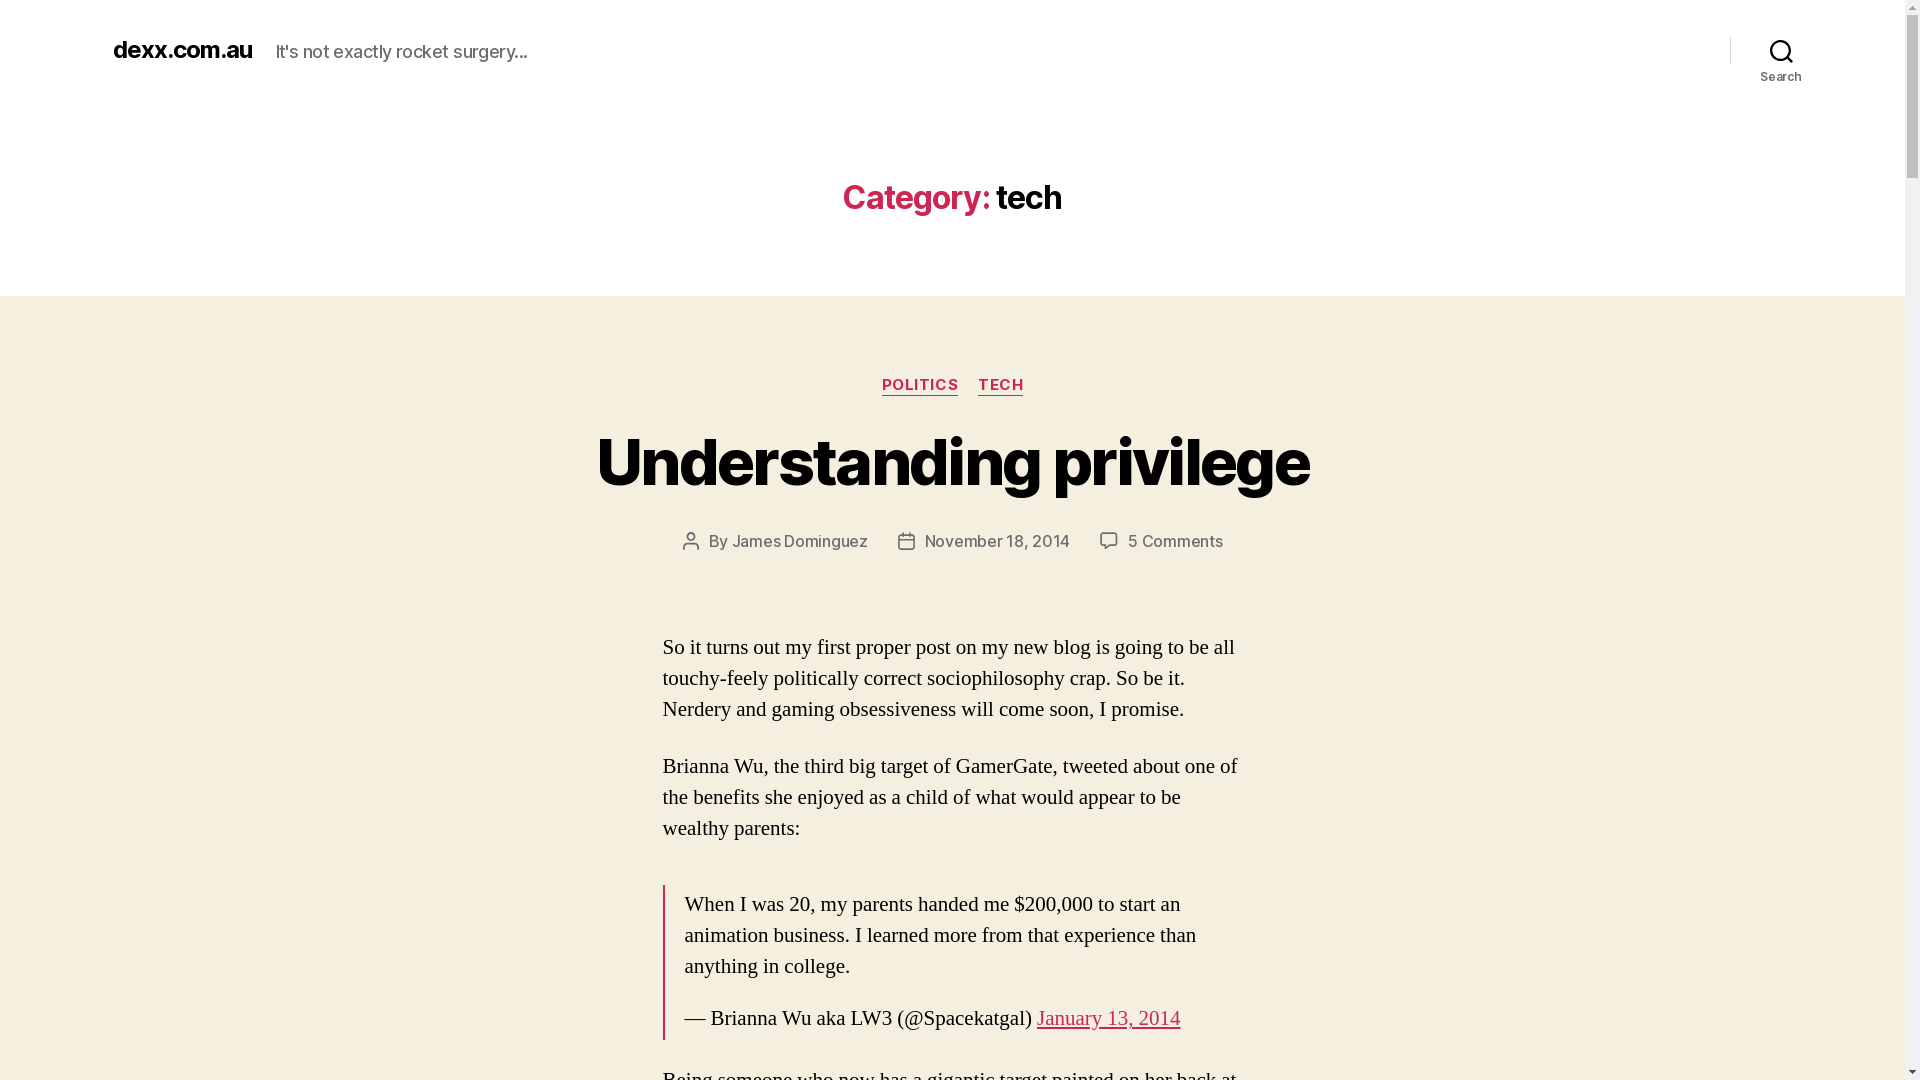 The width and height of the screenshot is (1920, 1080). What do you see at coordinates (1175, 540) in the screenshot?
I see `'5 Comments` at bounding box center [1175, 540].